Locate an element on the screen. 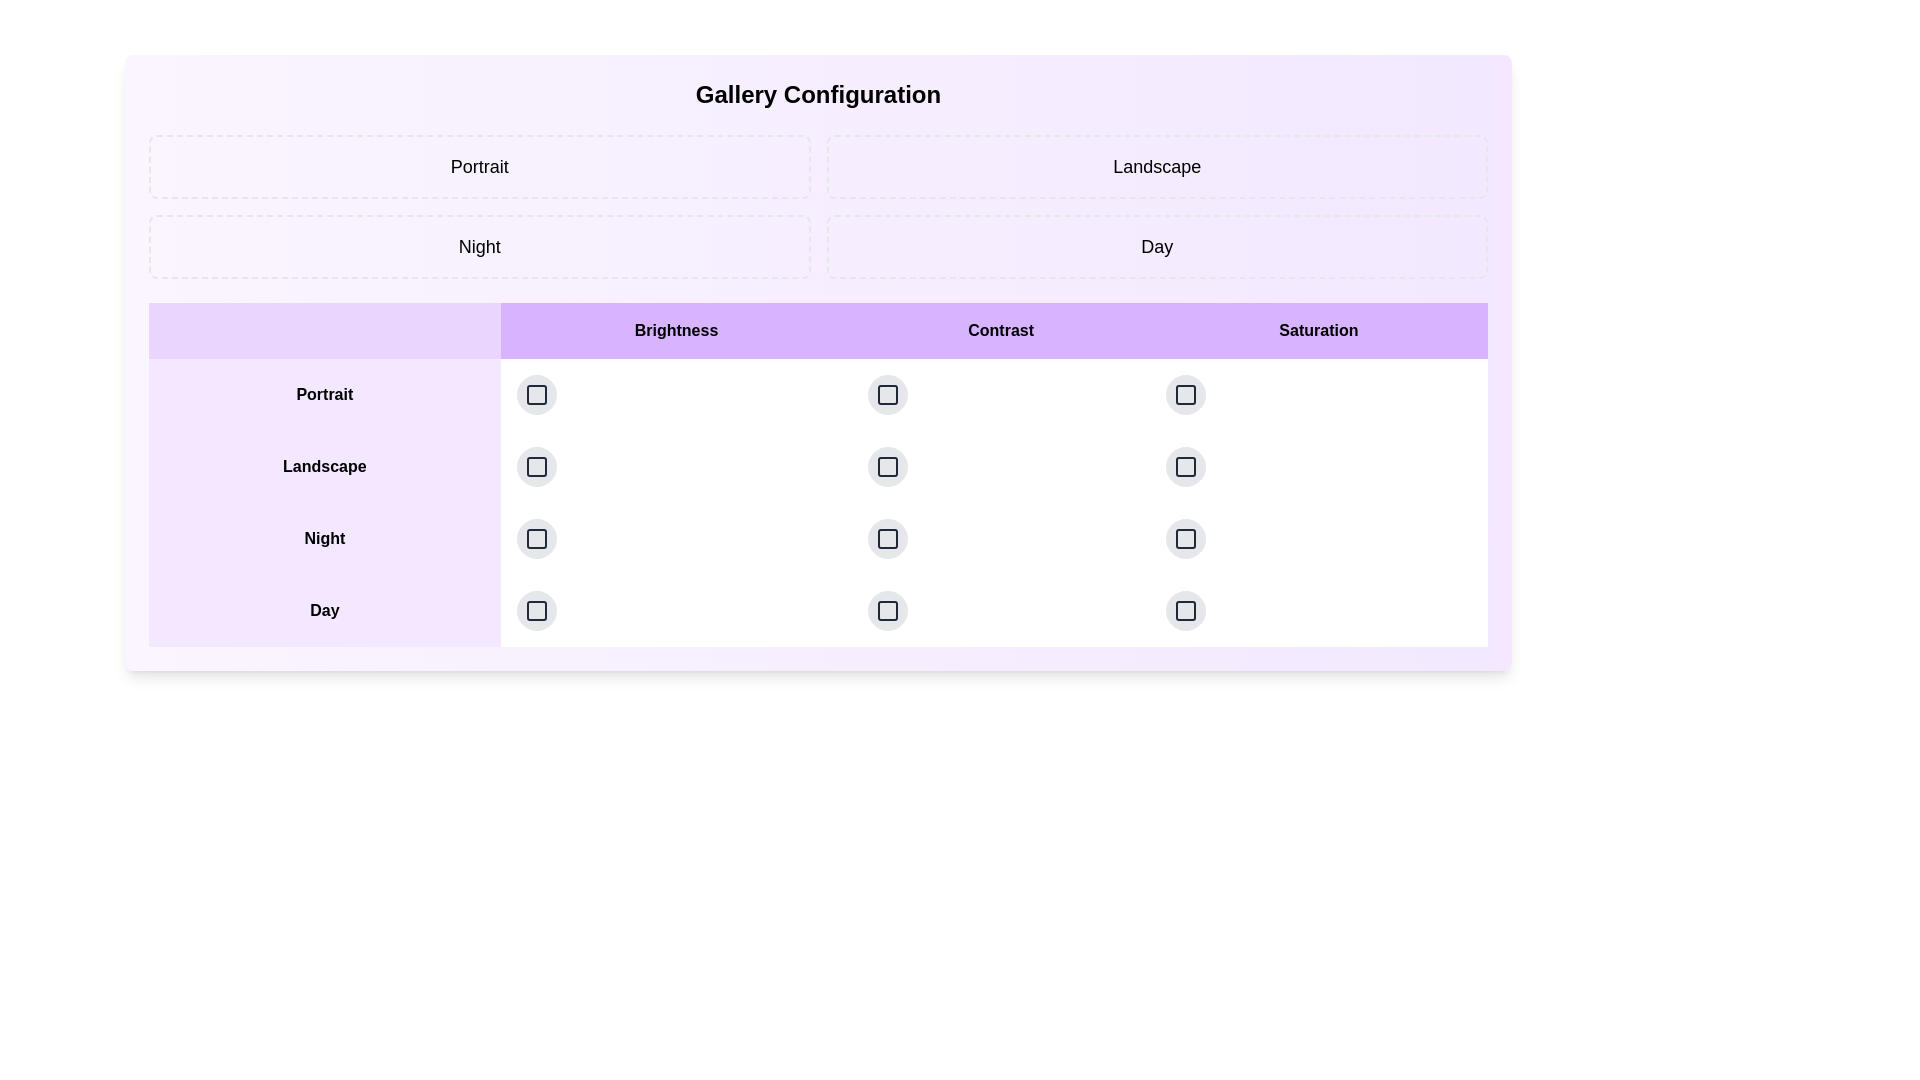  the 'Day' category row in the settings table for 'Brightness', 'Contrast', and 'Saturation' is located at coordinates (818, 609).